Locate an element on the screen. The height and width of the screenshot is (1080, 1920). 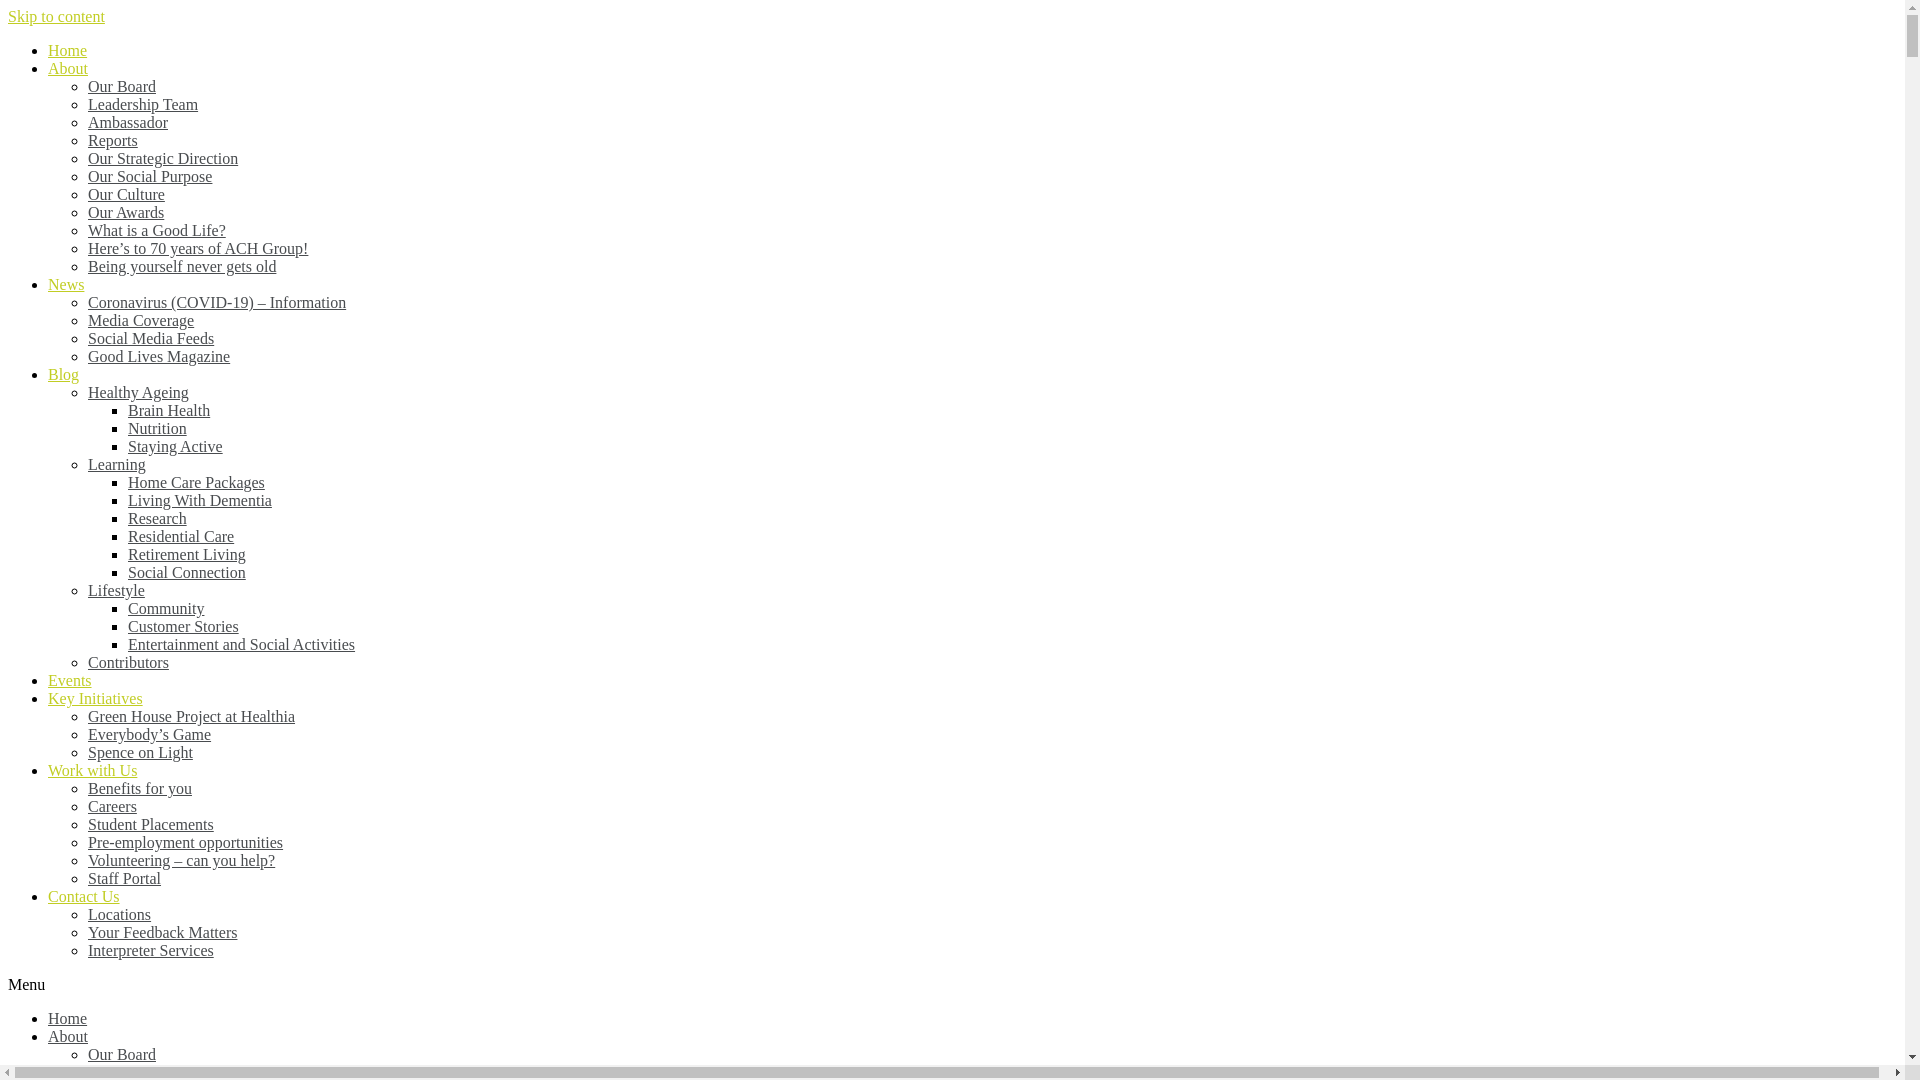
'Lifestyle' is located at coordinates (115, 589).